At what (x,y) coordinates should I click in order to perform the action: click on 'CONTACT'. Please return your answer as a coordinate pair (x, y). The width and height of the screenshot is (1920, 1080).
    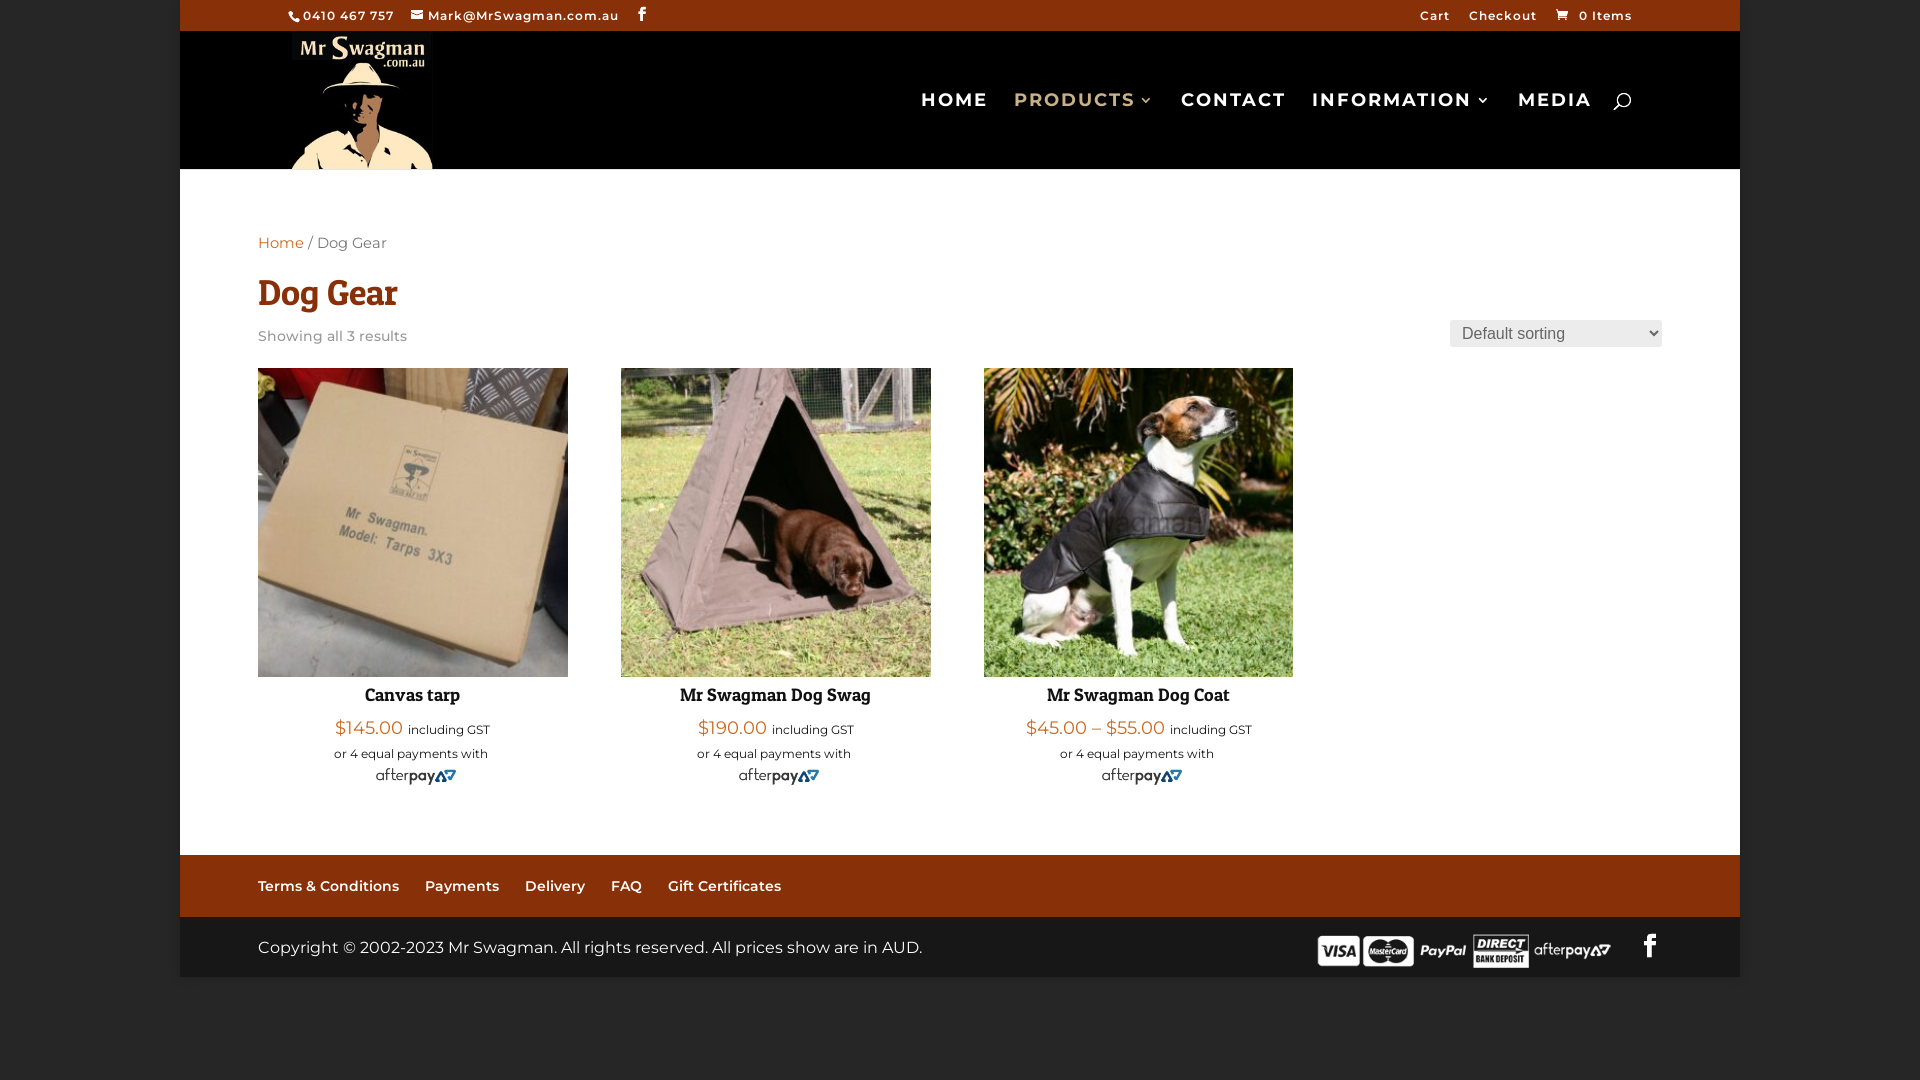
    Looking at the image, I should click on (1232, 131).